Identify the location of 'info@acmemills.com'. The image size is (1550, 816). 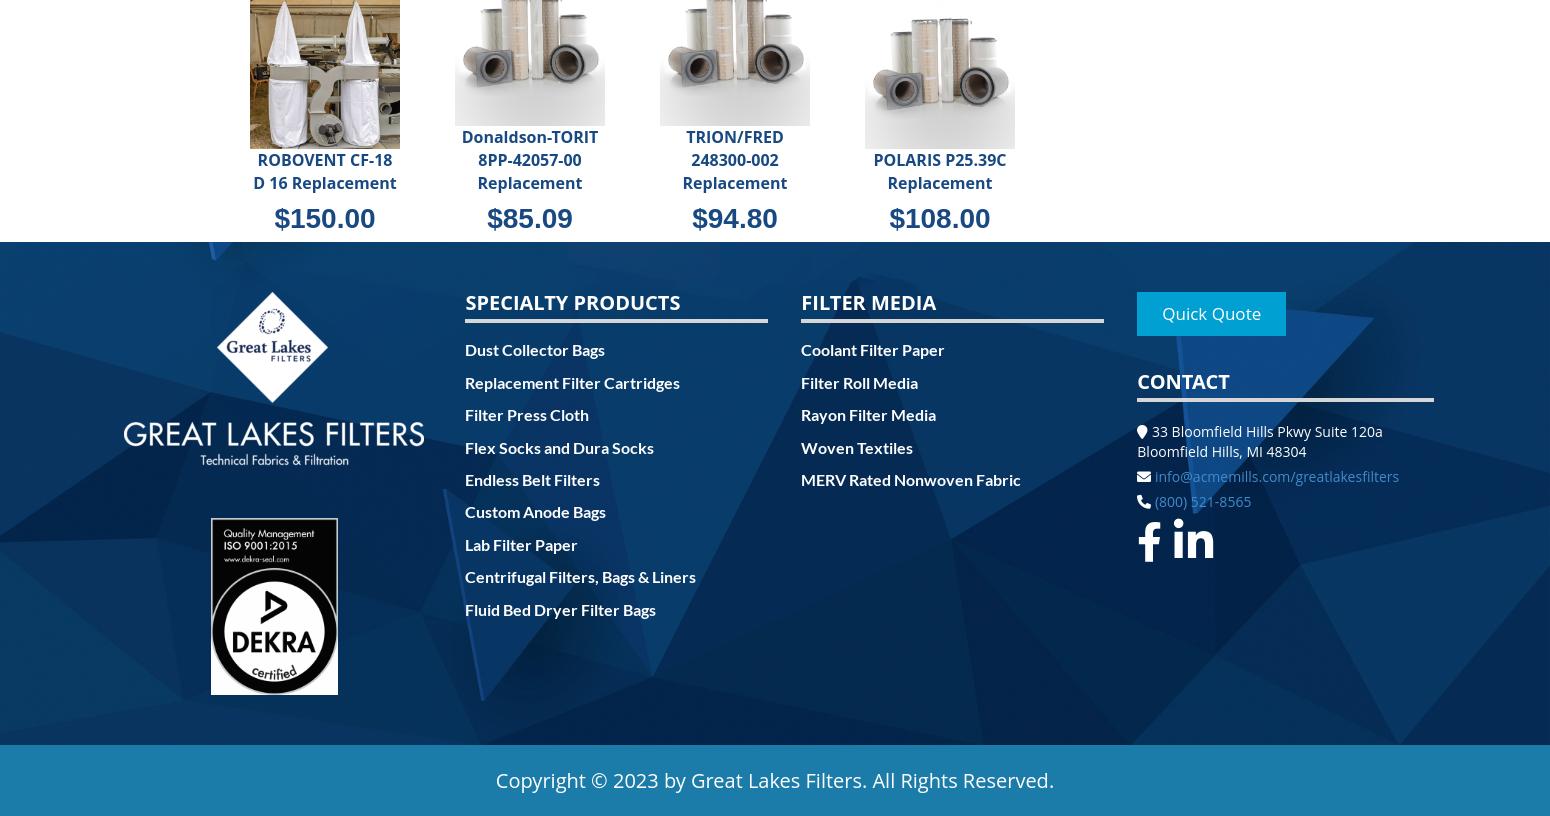
(1222, 475).